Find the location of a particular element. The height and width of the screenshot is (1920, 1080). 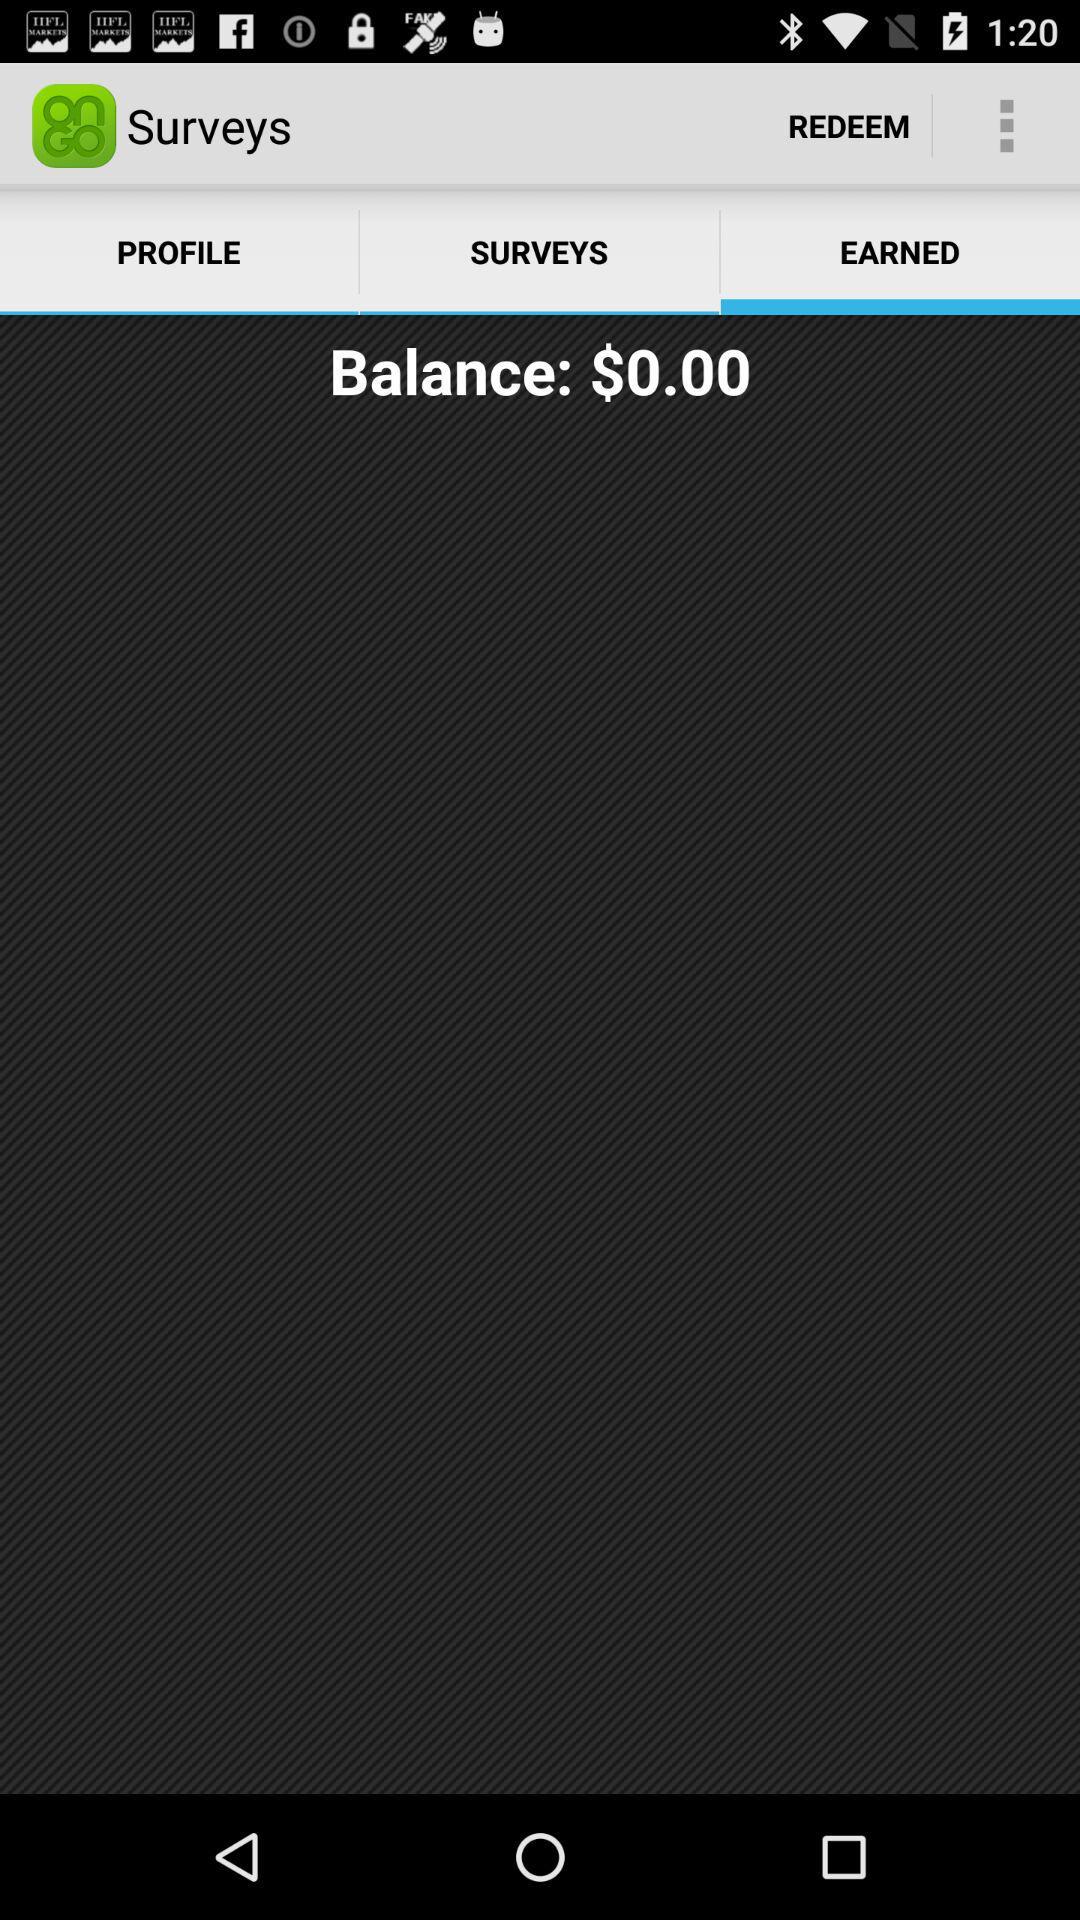

the icon above earned app is located at coordinates (849, 124).